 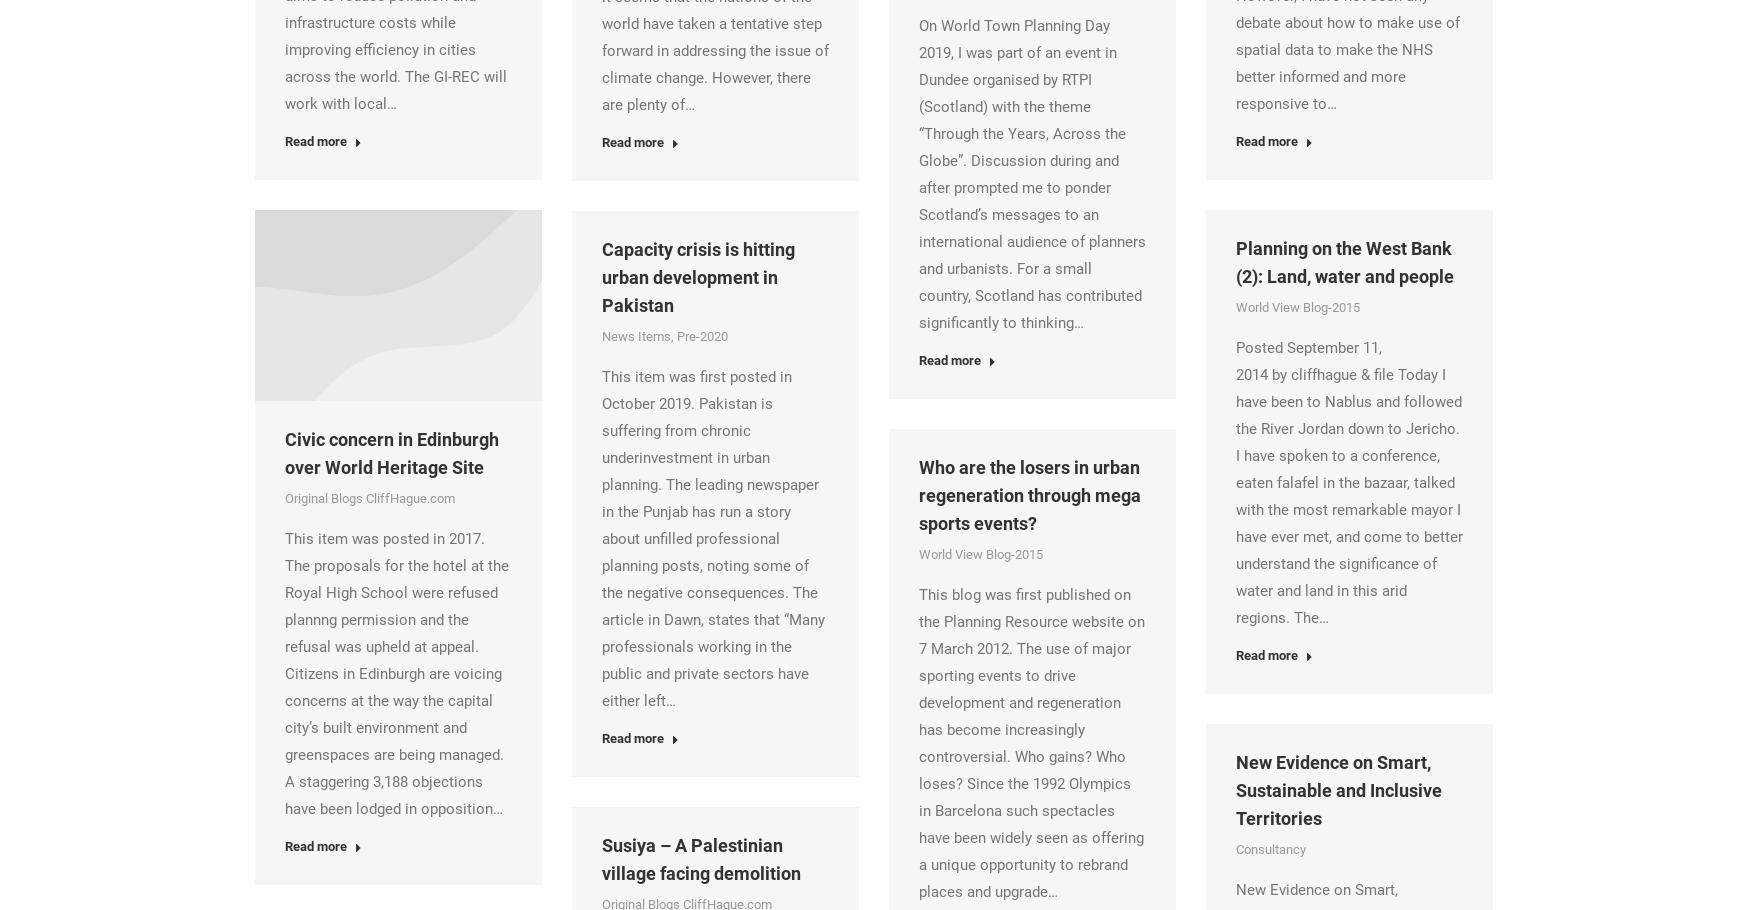 What do you see at coordinates (701, 857) in the screenshot?
I see `'Susiya – A Palestinian village facing demolition'` at bounding box center [701, 857].